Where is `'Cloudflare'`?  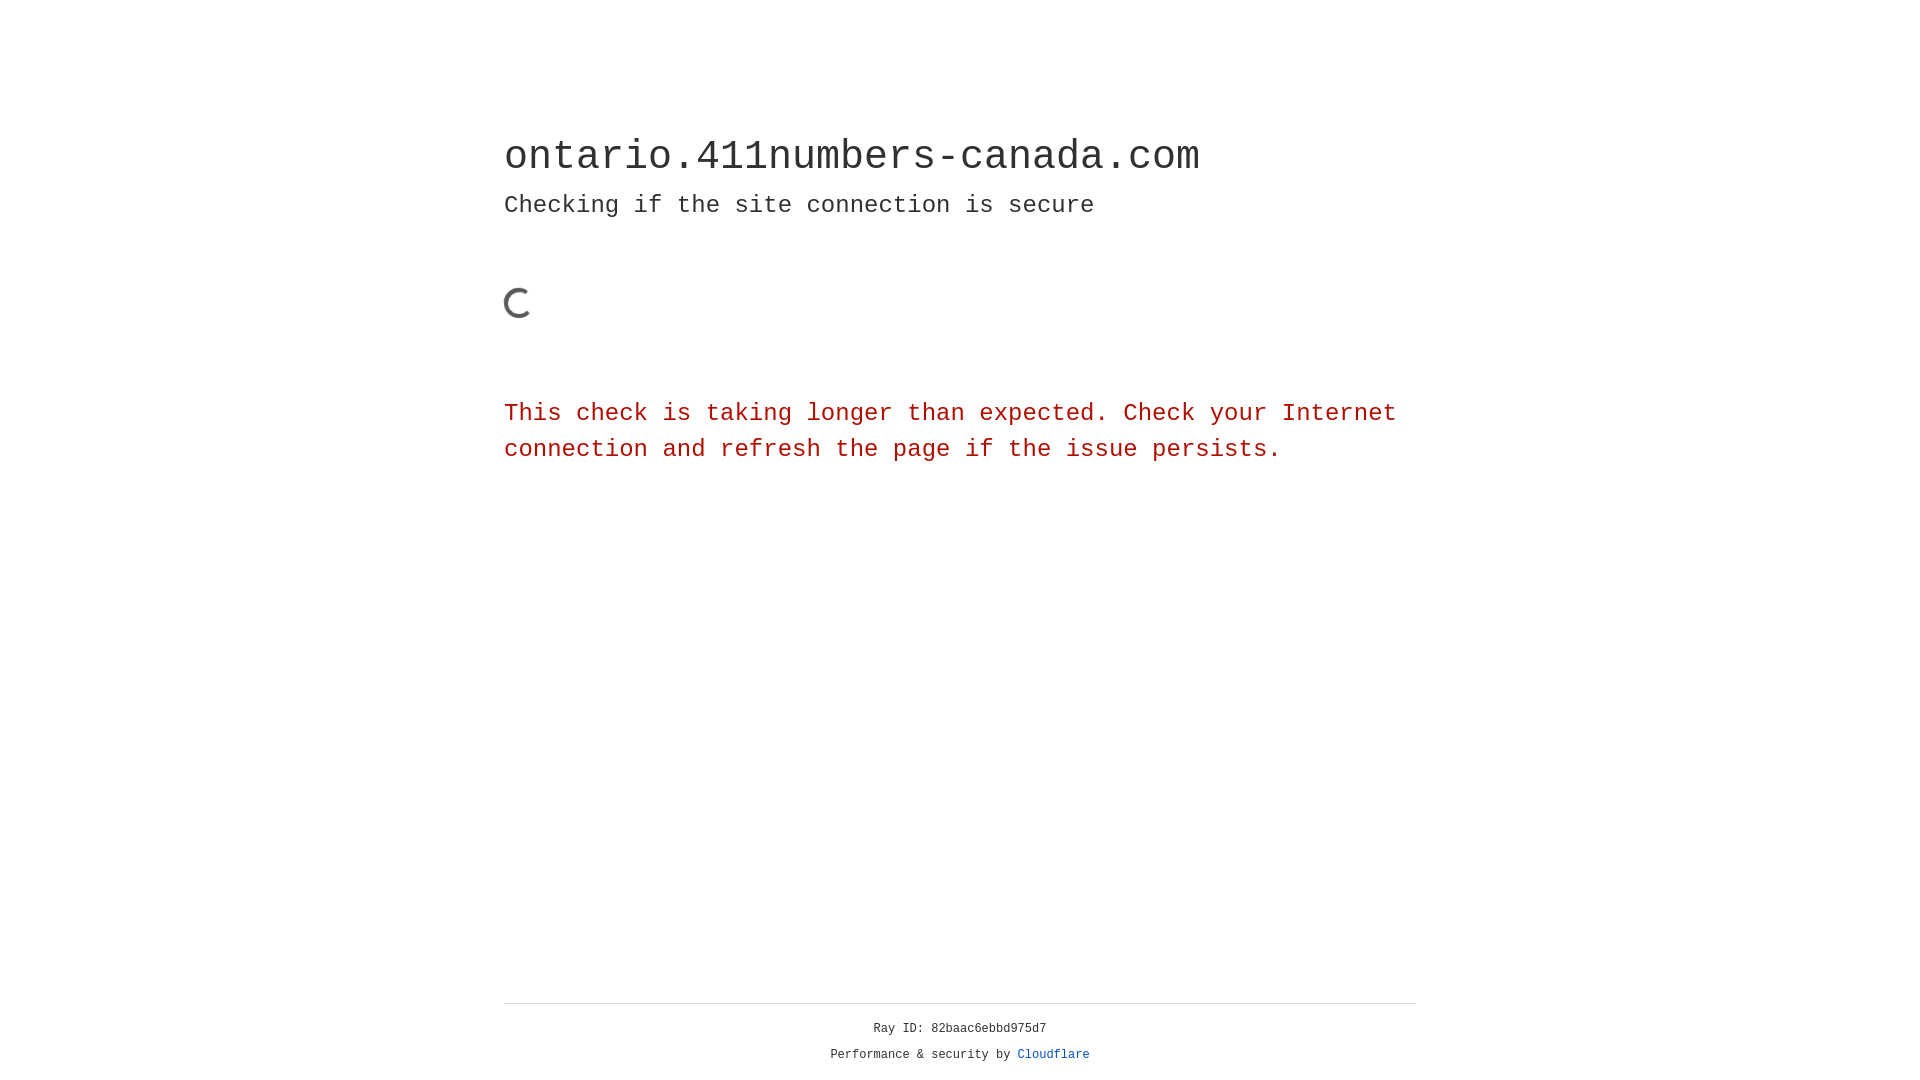 'Cloudflare' is located at coordinates (1053, 1054).